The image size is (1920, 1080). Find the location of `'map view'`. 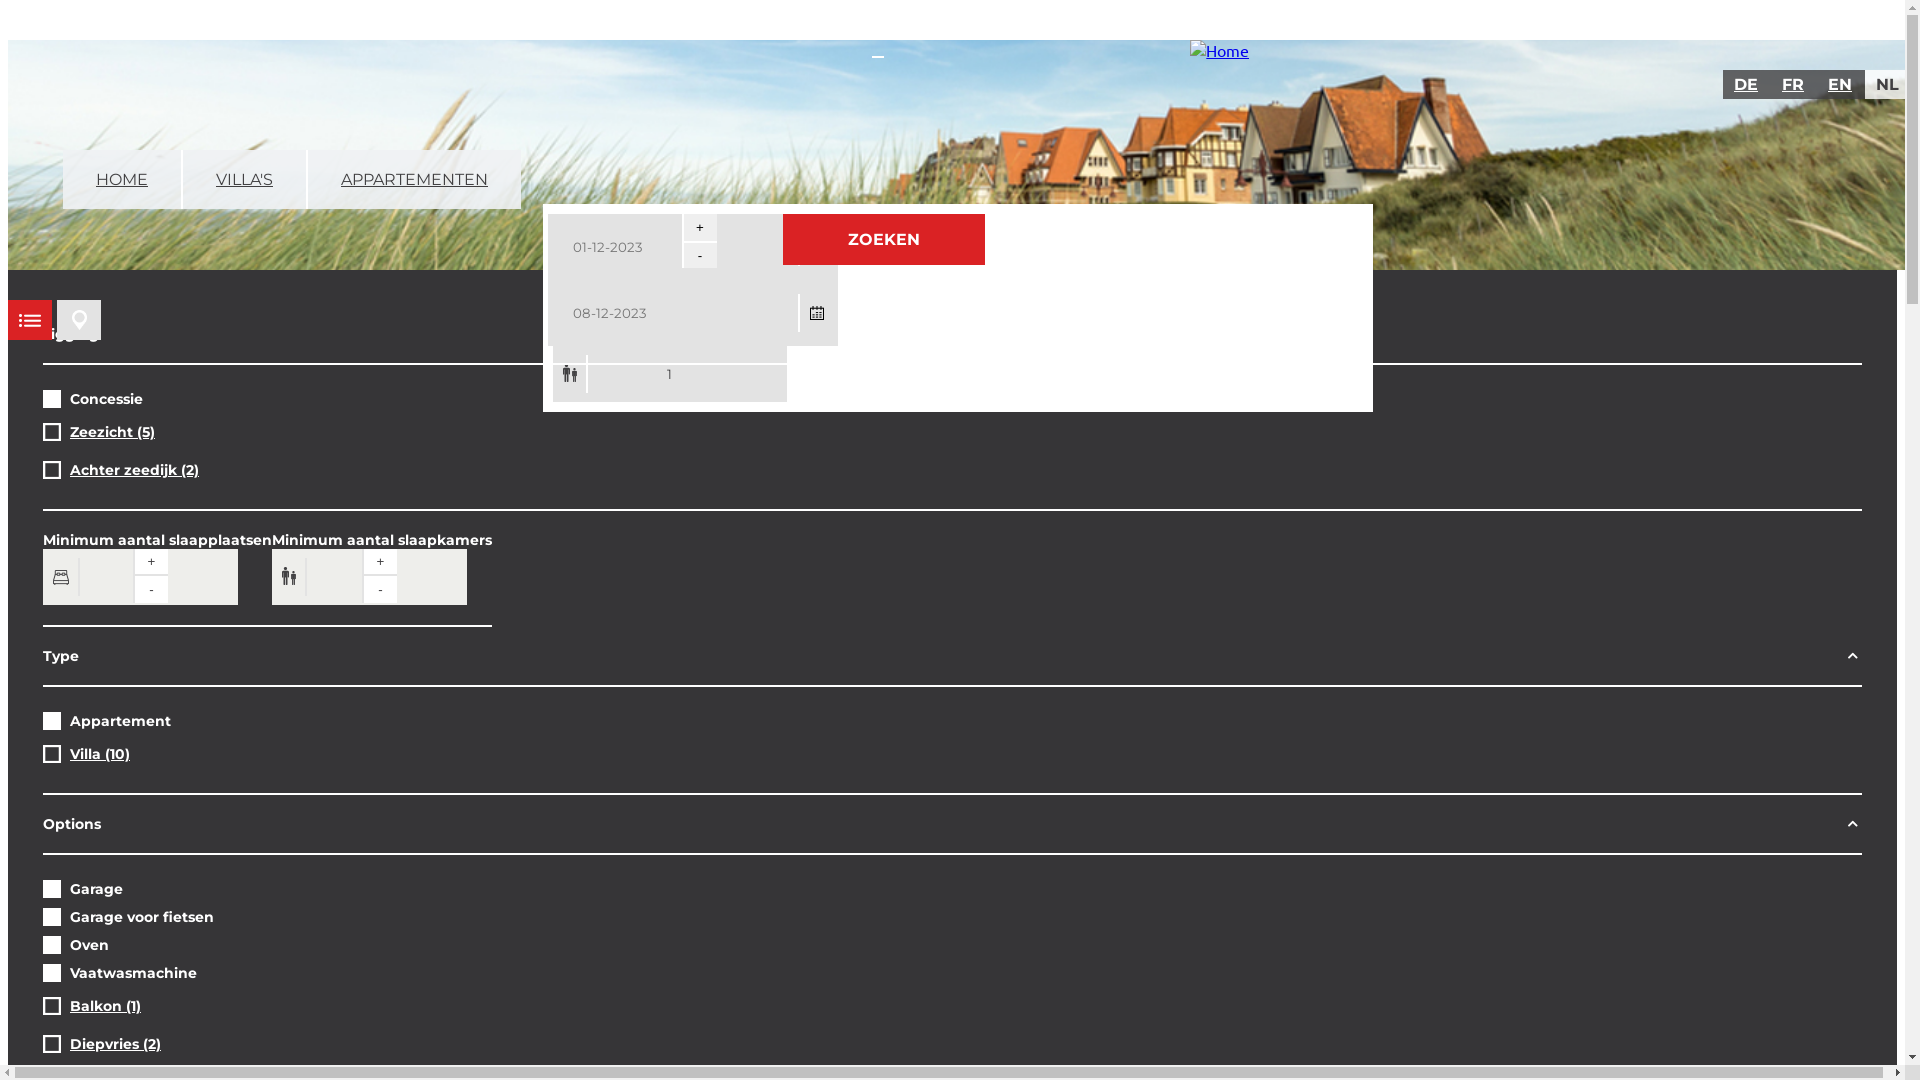

'map view' is located at coordinates (57, 319).